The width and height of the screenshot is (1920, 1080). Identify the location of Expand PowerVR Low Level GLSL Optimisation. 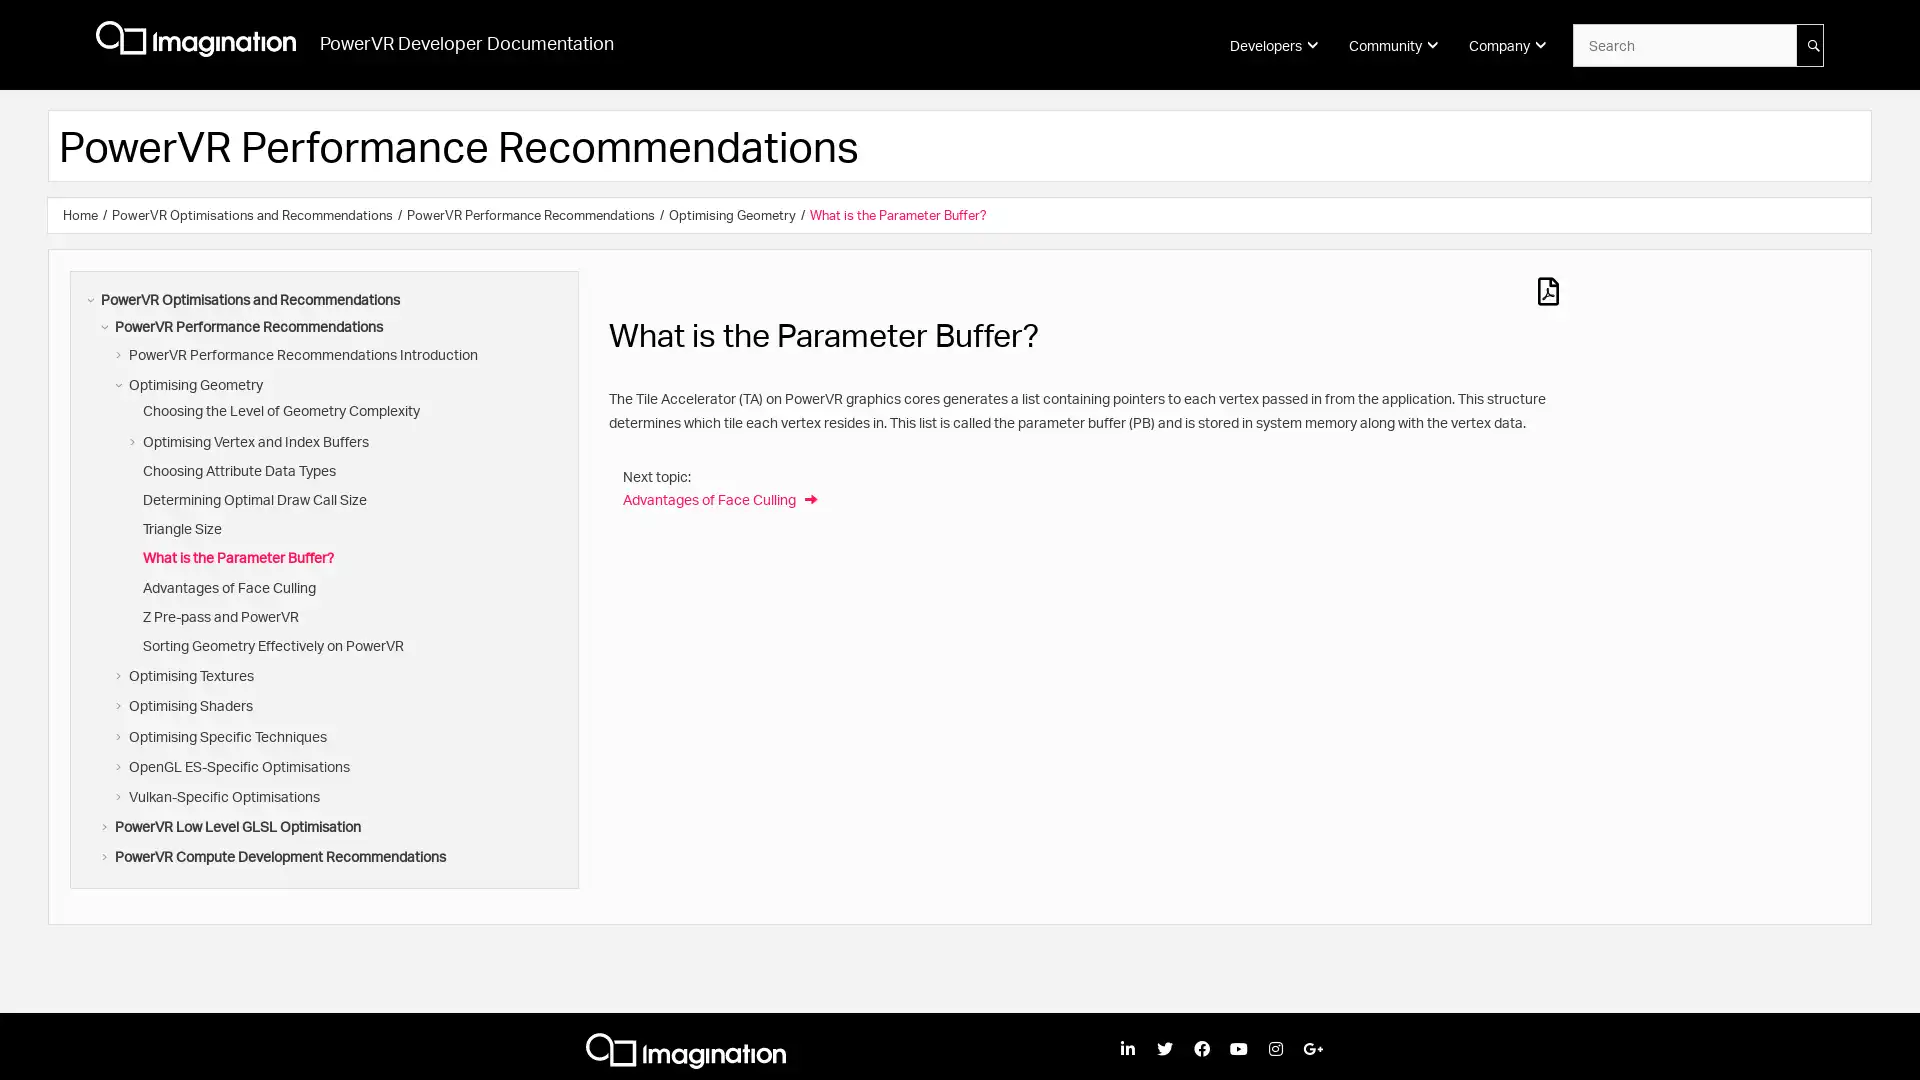
(105, 826).